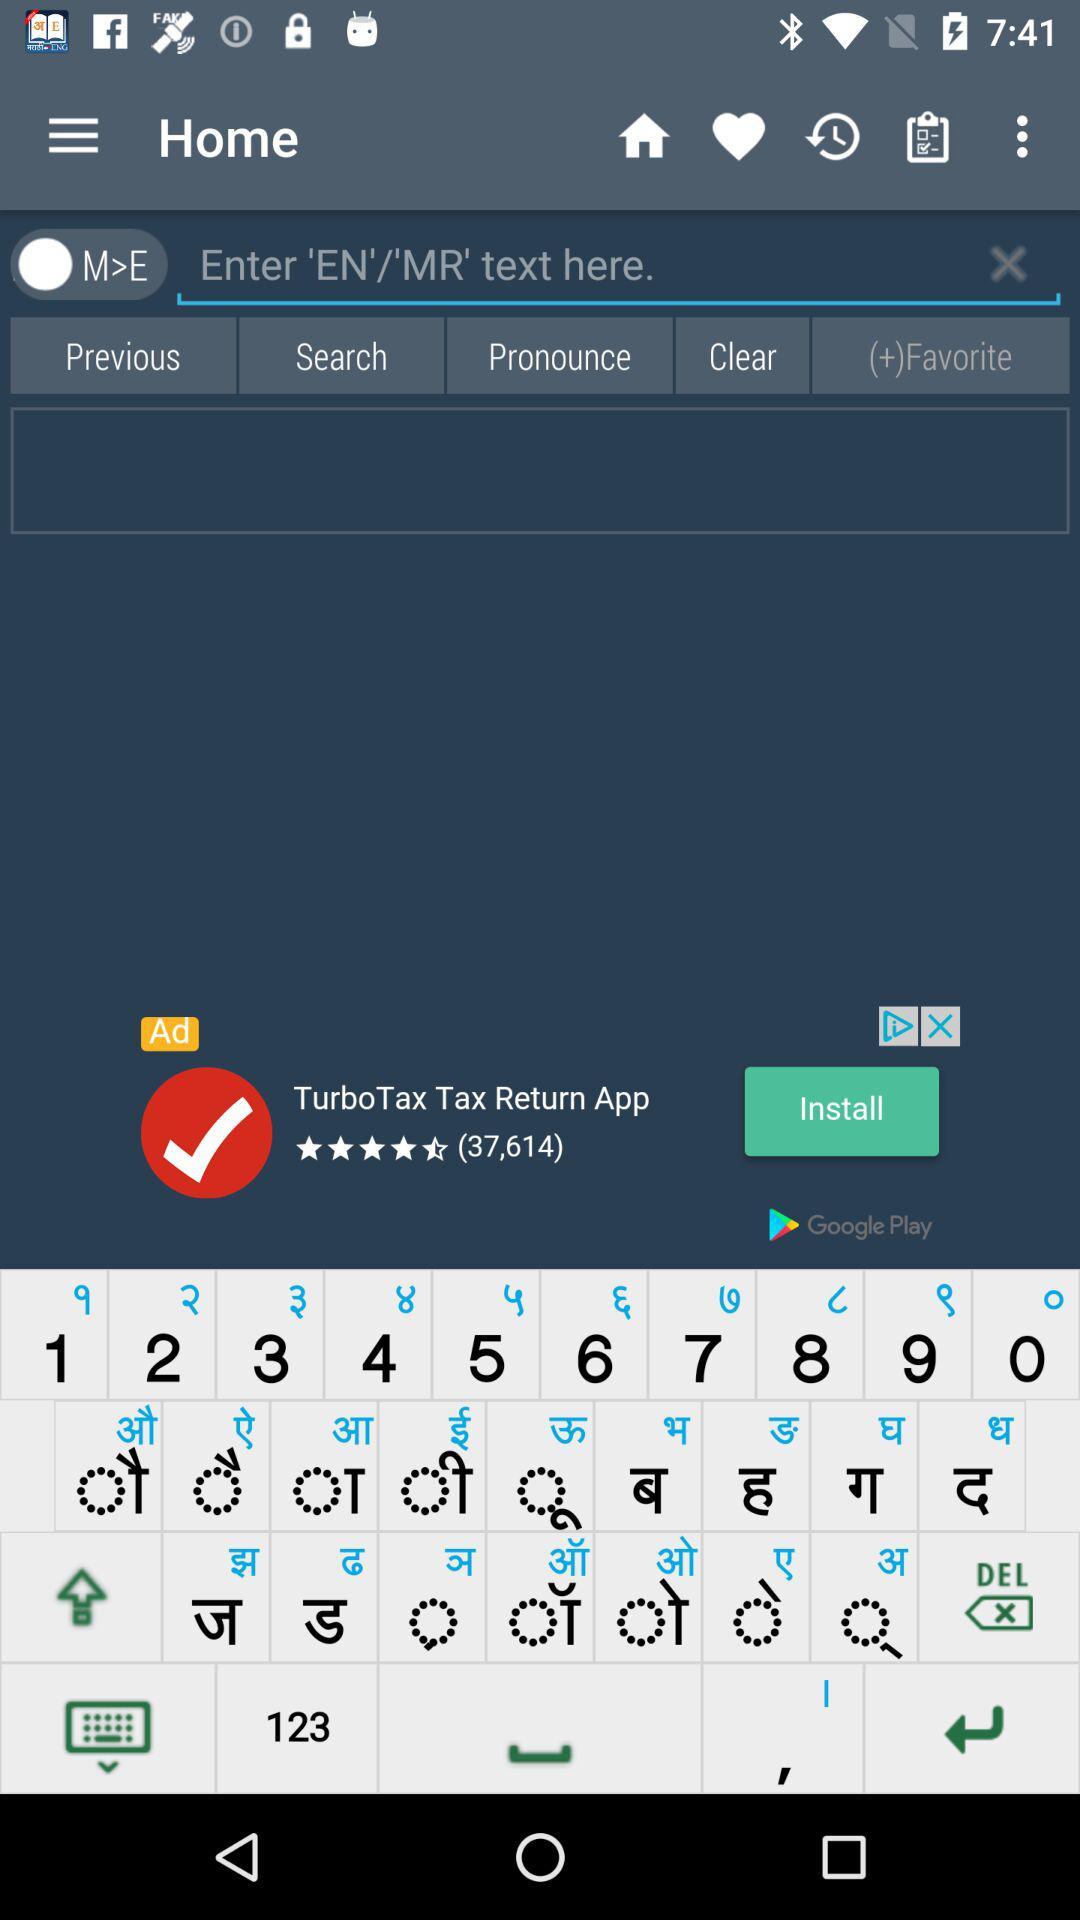 The height and width of the screenshot is (1920, 1080). I want to click on the avatar icon, so click(45, 263).